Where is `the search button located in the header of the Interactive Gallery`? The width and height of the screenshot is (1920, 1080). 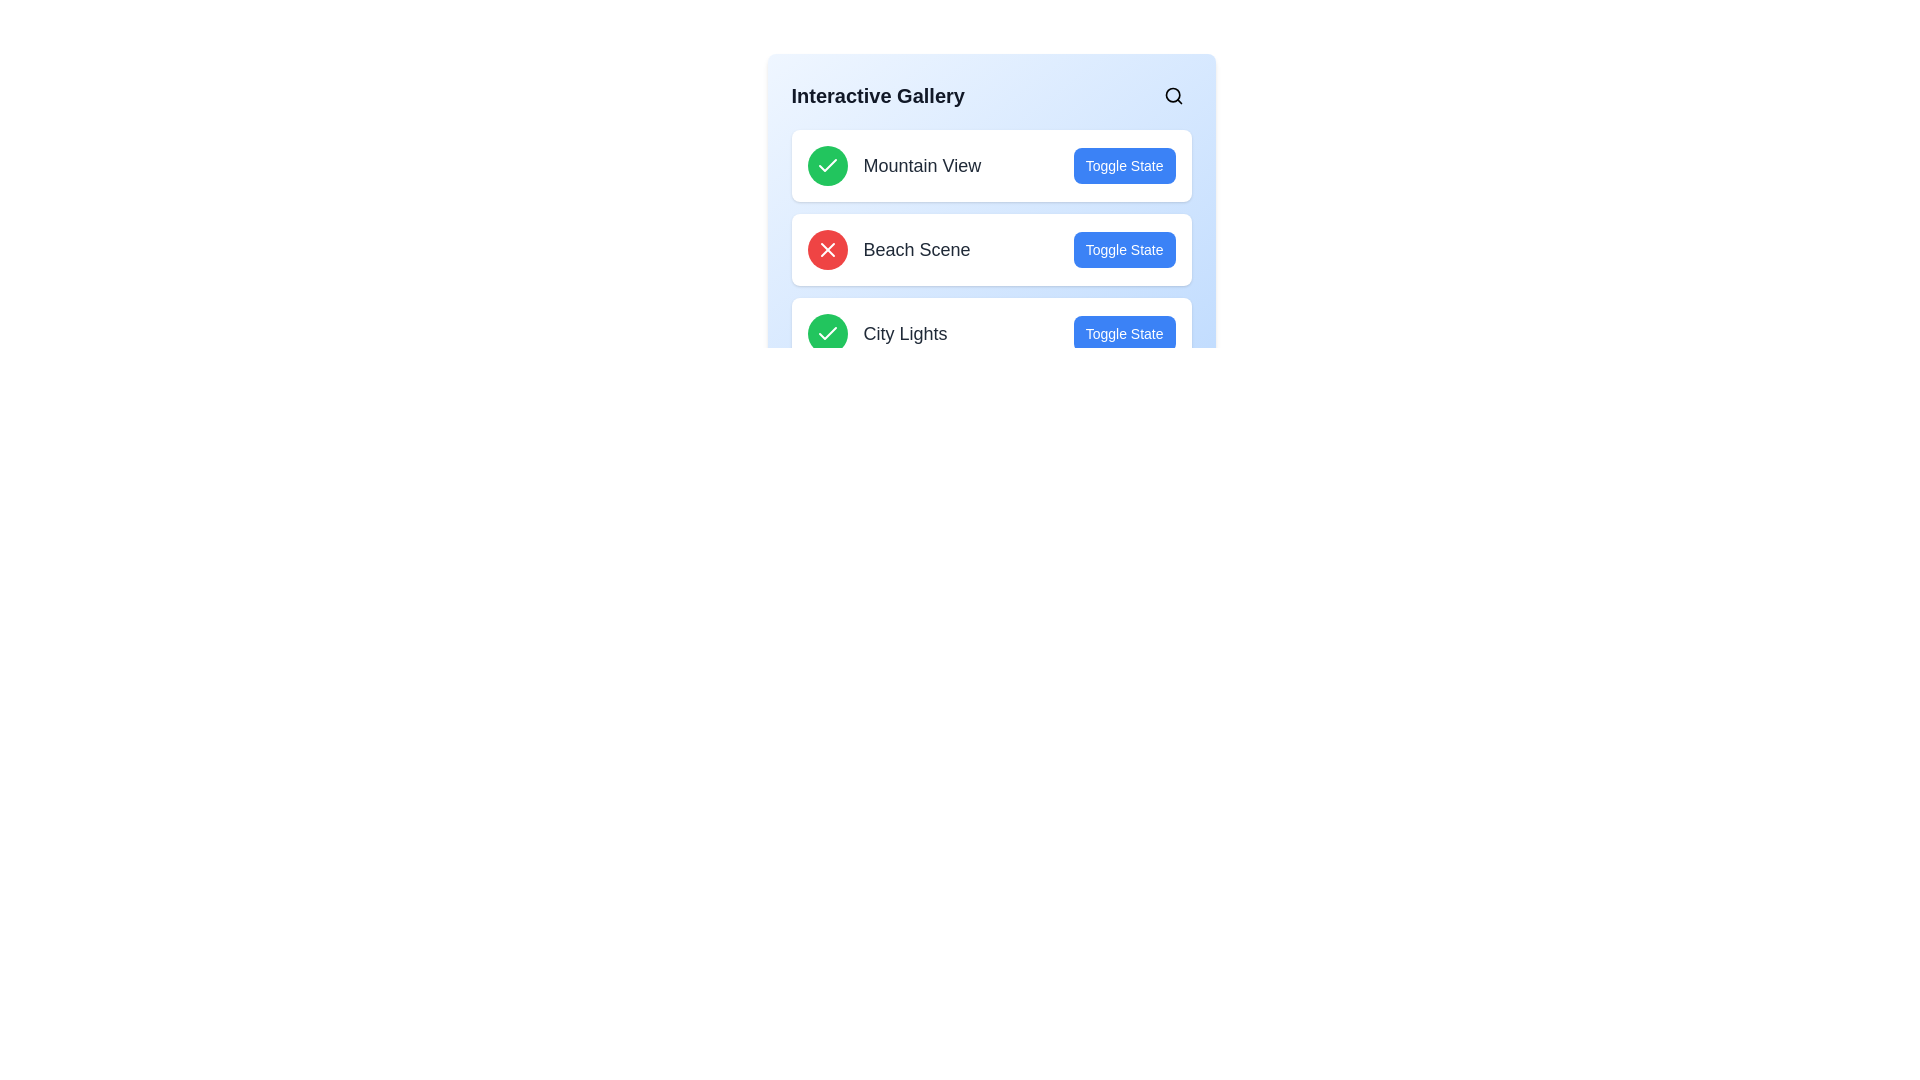
the search button located in the header of the Interactive Gallery is located at coordinates (1173, 96).